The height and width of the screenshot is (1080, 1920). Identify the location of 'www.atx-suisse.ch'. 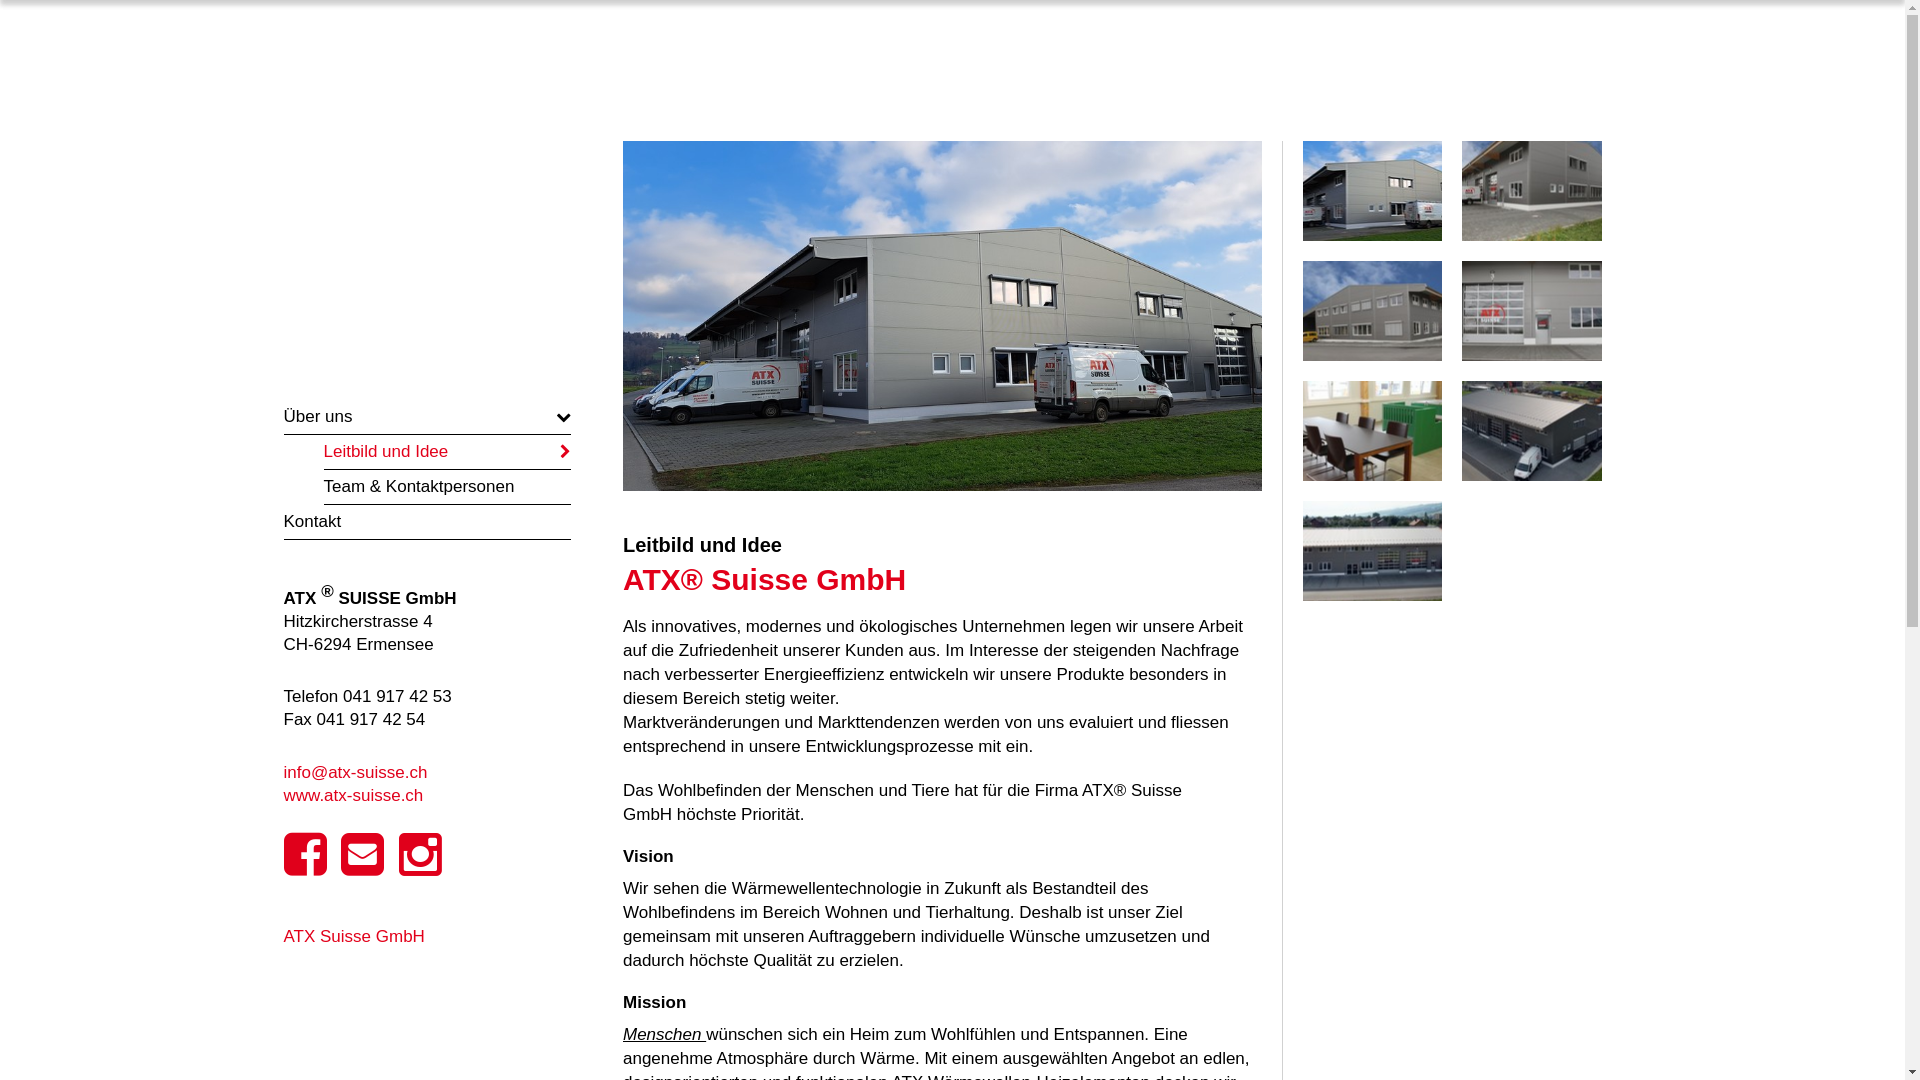
(282, 794).